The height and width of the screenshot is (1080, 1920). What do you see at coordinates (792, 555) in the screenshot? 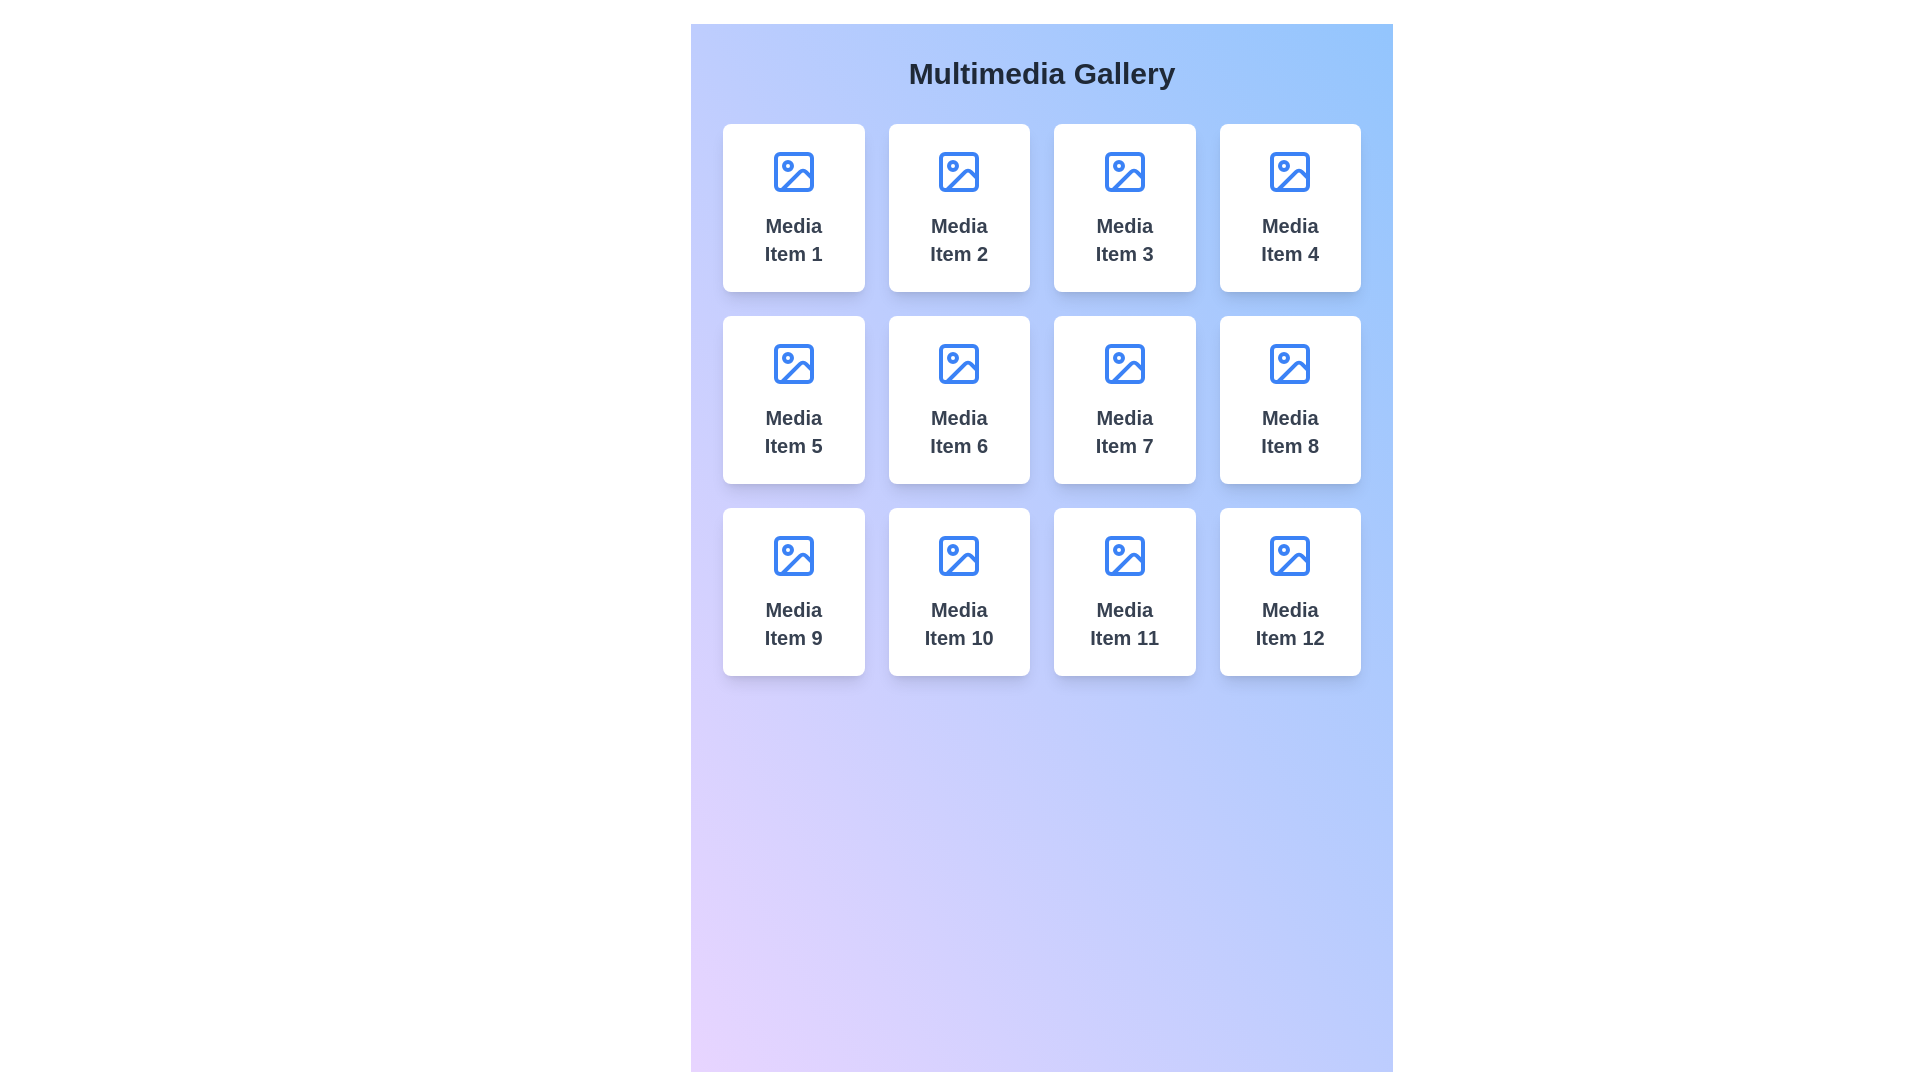
I see `the decorative icon component located in the upper left portion of the image placeholder icon representing 'Media Item 9' in the gallery` at bounding box center [792, 555].